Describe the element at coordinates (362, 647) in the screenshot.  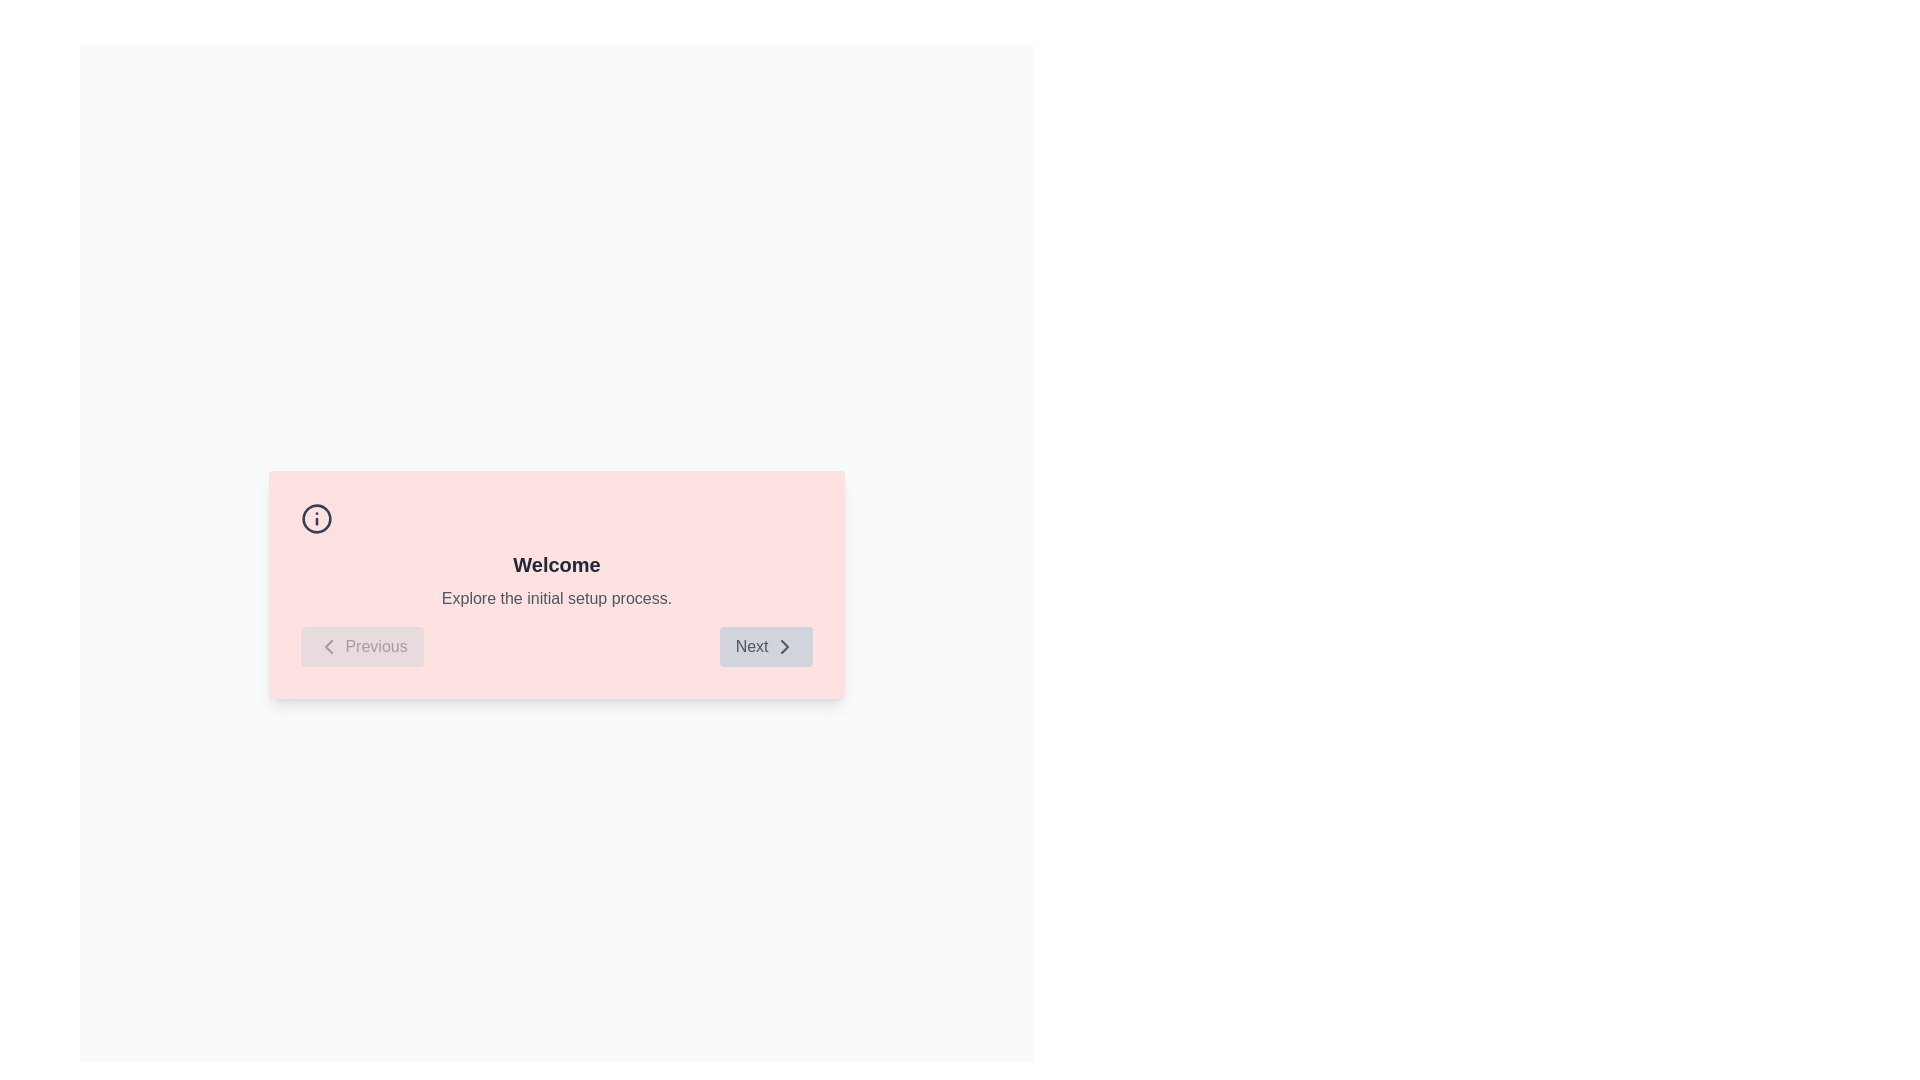
I see `the 'Previous' button, which is a rectangular button with rounded corners located at the bottom-left corner of the pink box containing a 'Welcome' message` at that location.